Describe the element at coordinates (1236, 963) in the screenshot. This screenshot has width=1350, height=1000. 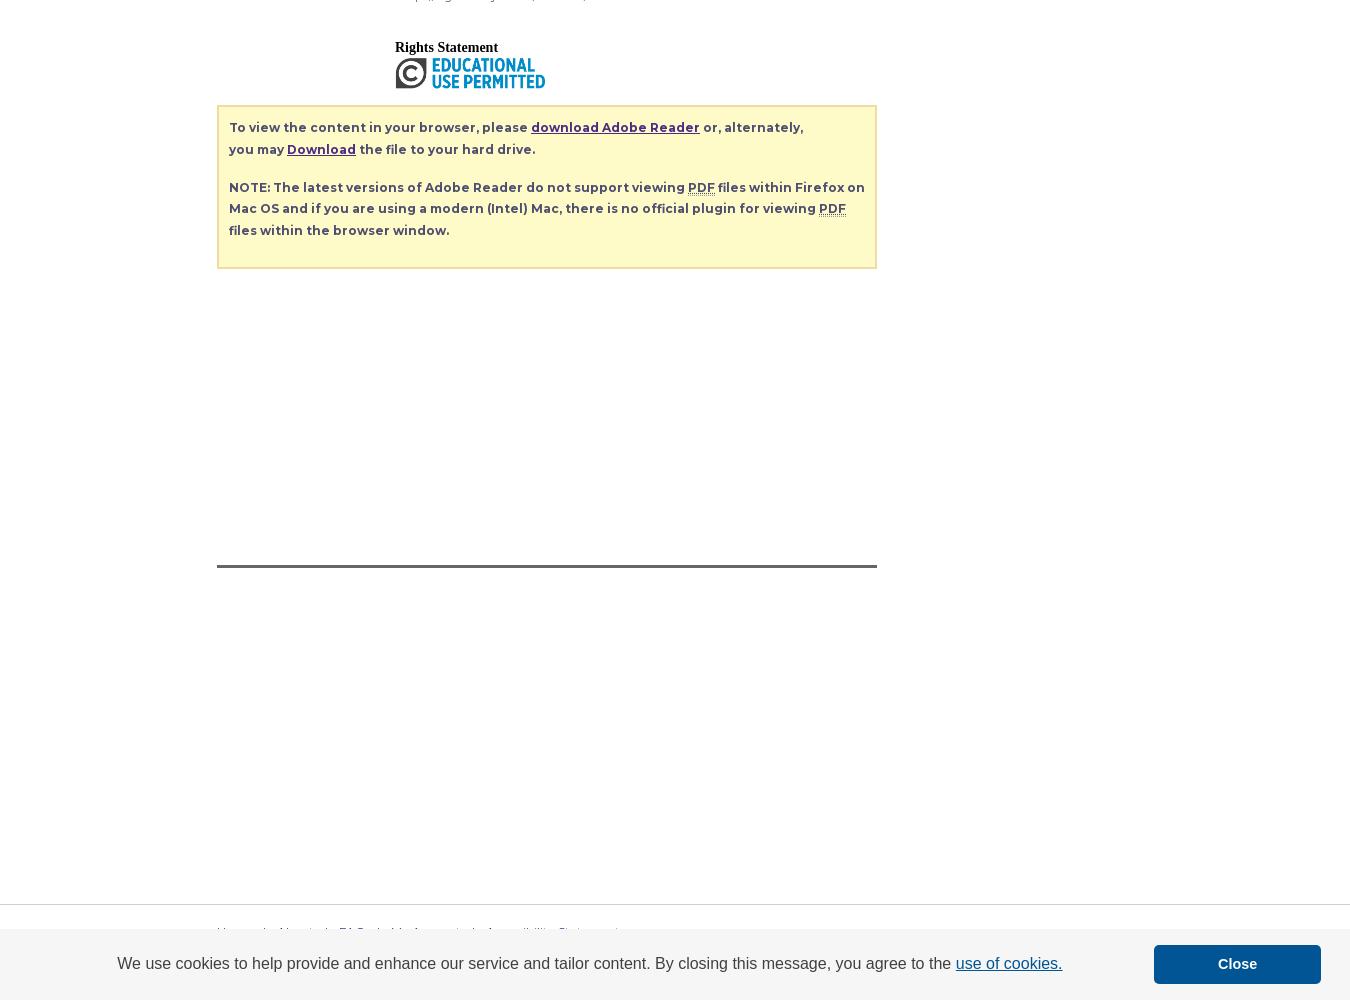
I see `'Close'` at that location.